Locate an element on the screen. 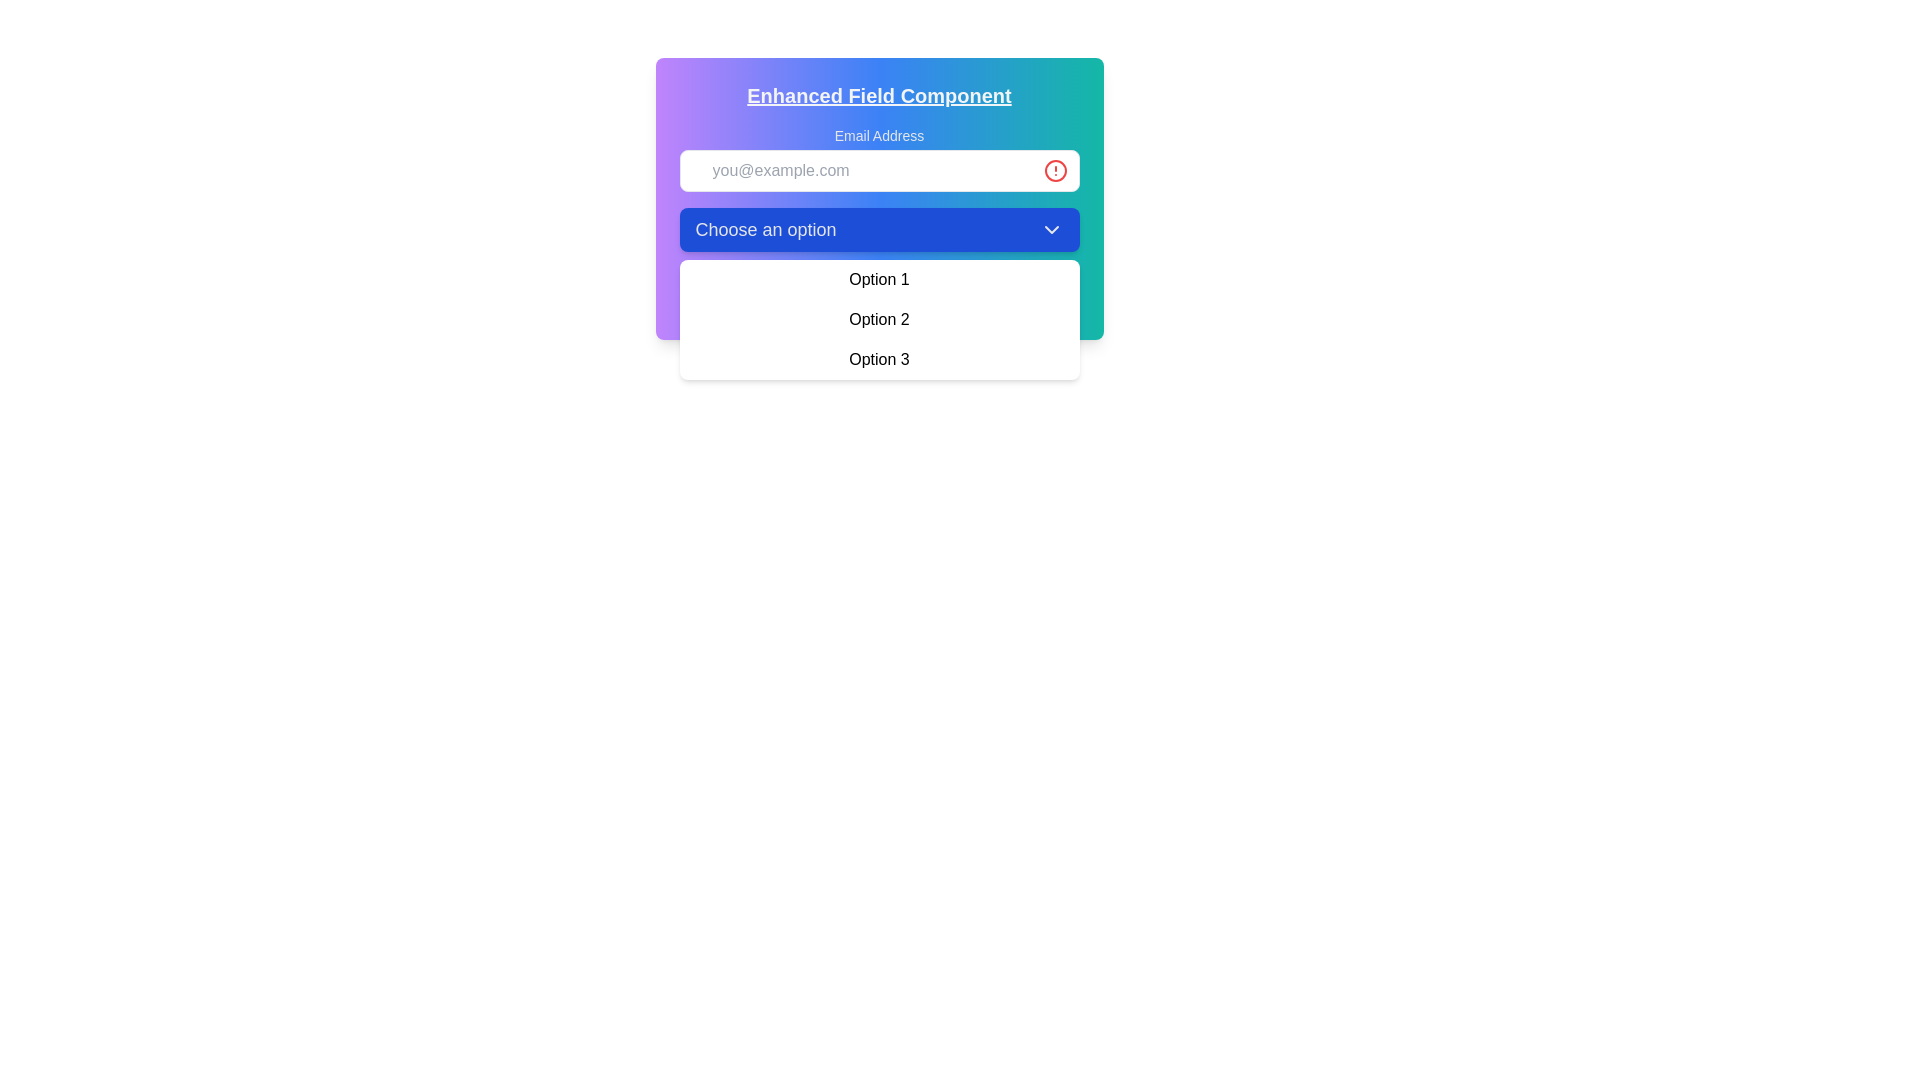 The height and width of the screenshot is (1080, 1920). the 'Reset' button with a red background and white text located at the bottom of the form is located at coordinates (927, 296).